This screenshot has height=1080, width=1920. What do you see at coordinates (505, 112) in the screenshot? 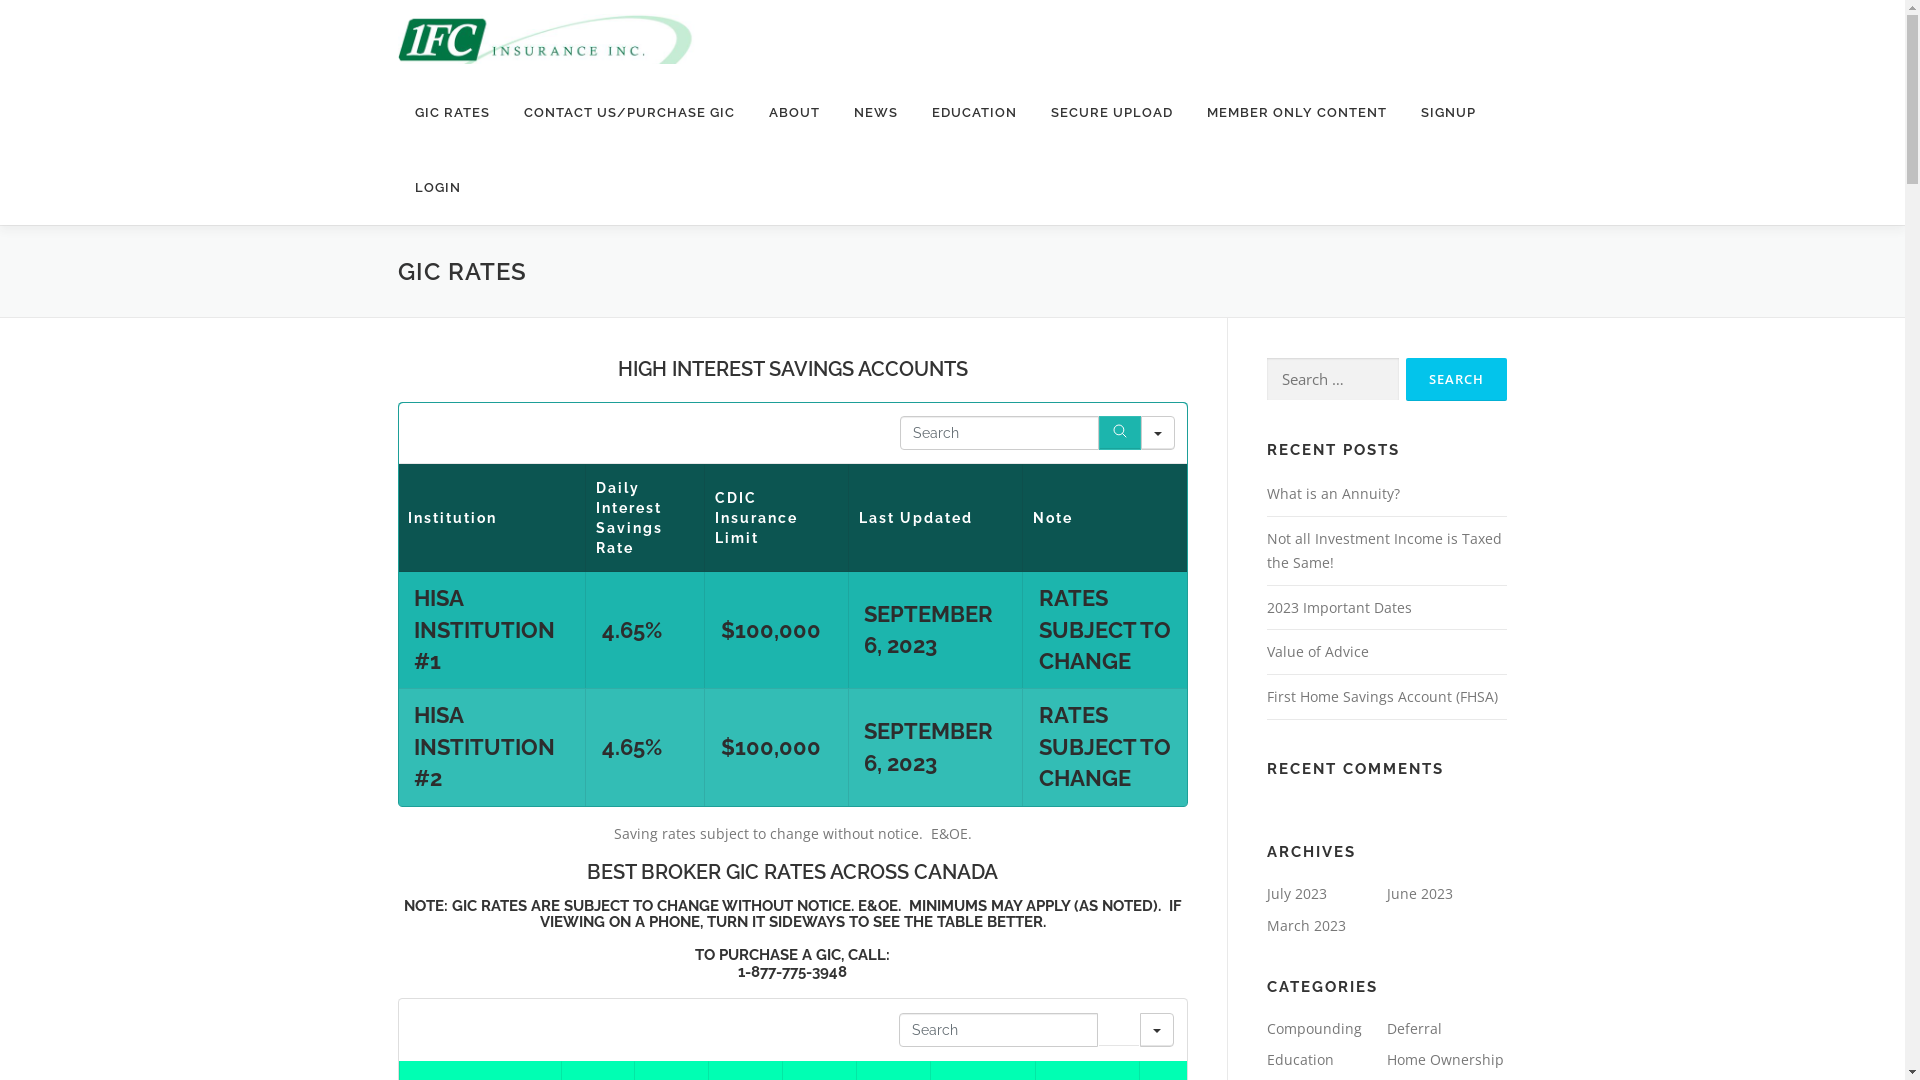
I see `'CONTACT US/PURCHASE GIC'` at bounding box center [505, 112].